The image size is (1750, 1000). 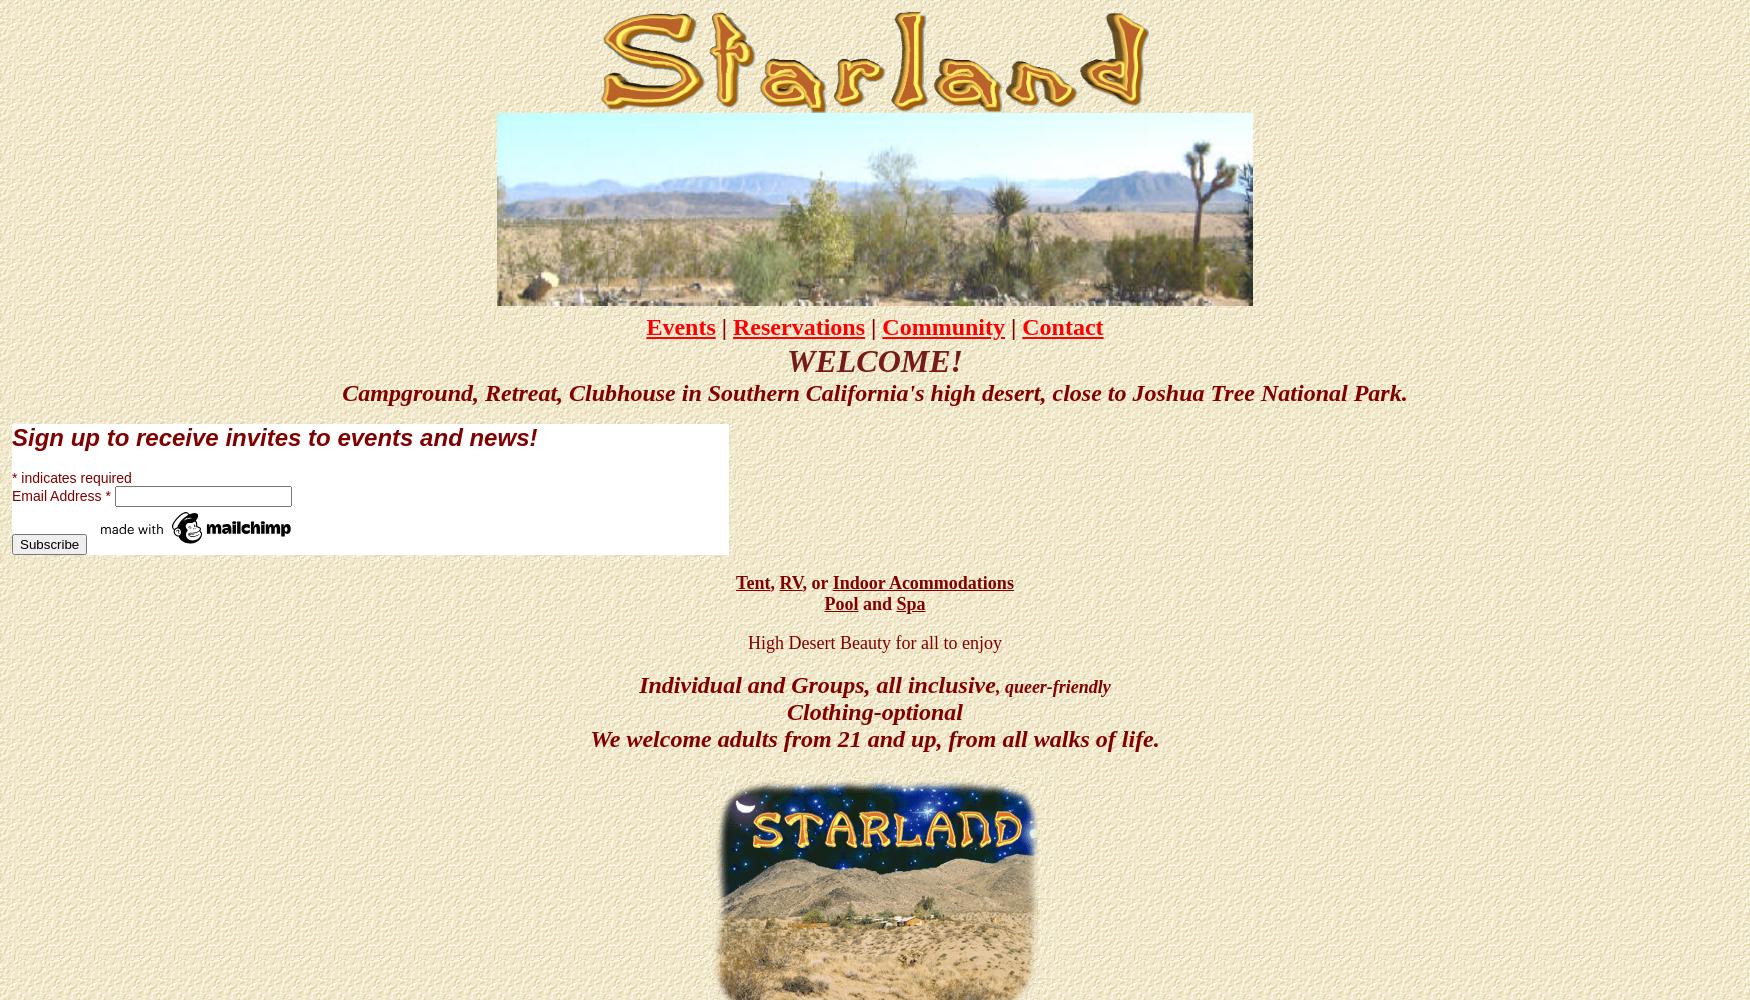 I want to click on 'Reservations', so click(x=798, y=326).